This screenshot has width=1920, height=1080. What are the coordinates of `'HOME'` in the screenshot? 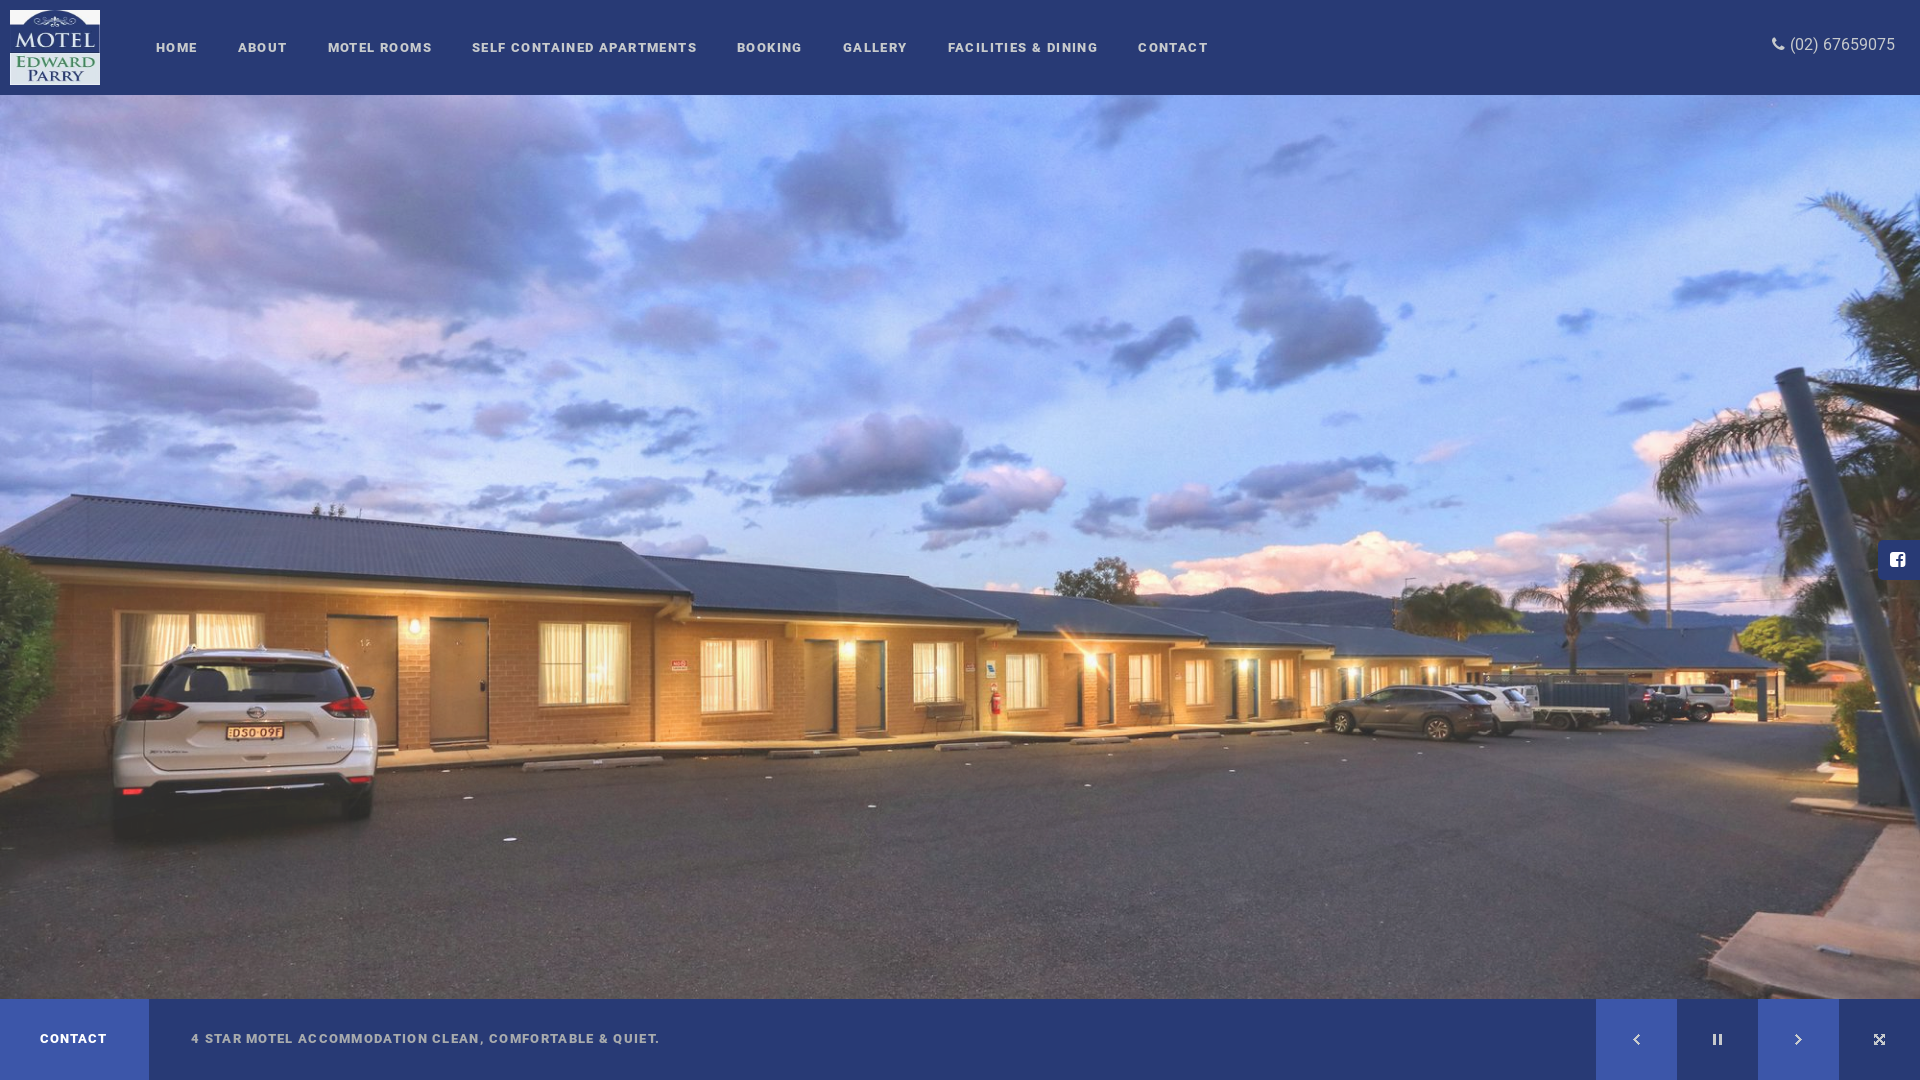 It's located at (177, 46).